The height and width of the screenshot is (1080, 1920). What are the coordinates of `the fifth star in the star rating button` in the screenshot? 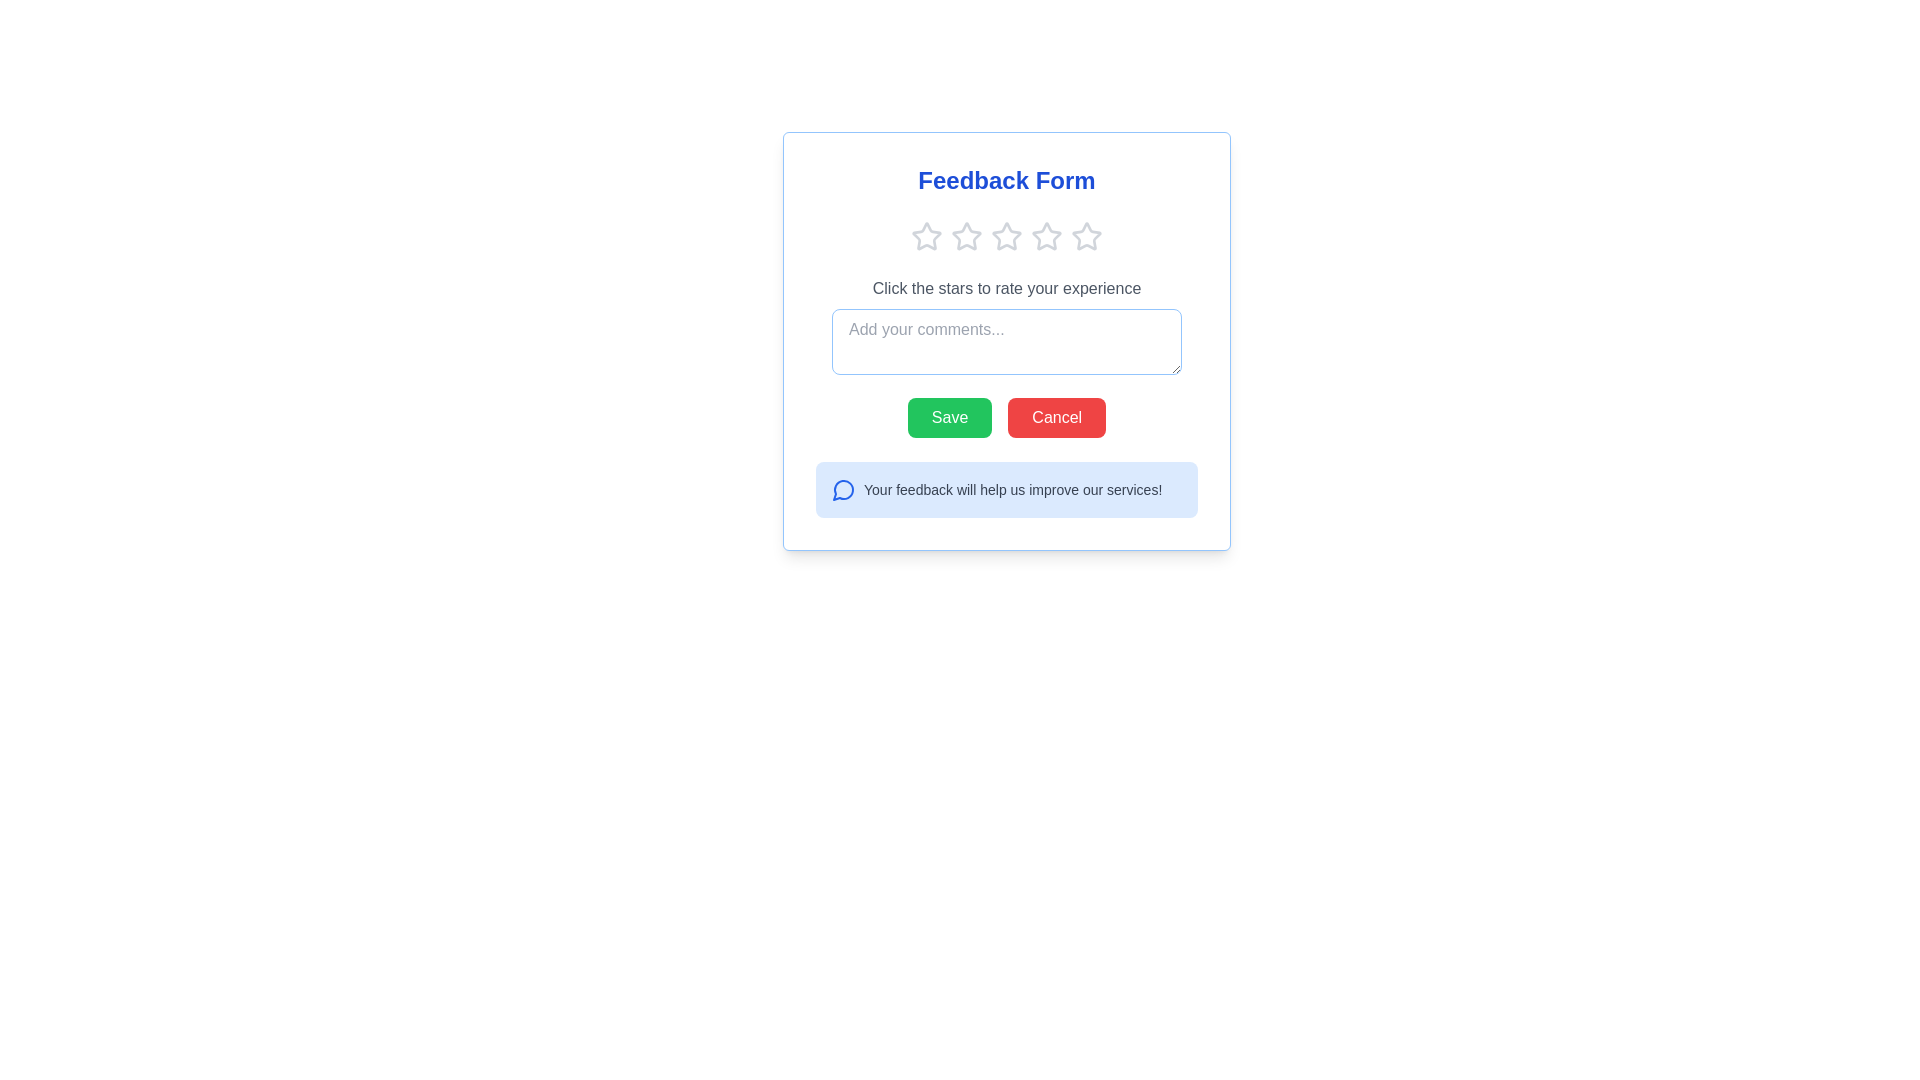 It's located at (1085, 235).